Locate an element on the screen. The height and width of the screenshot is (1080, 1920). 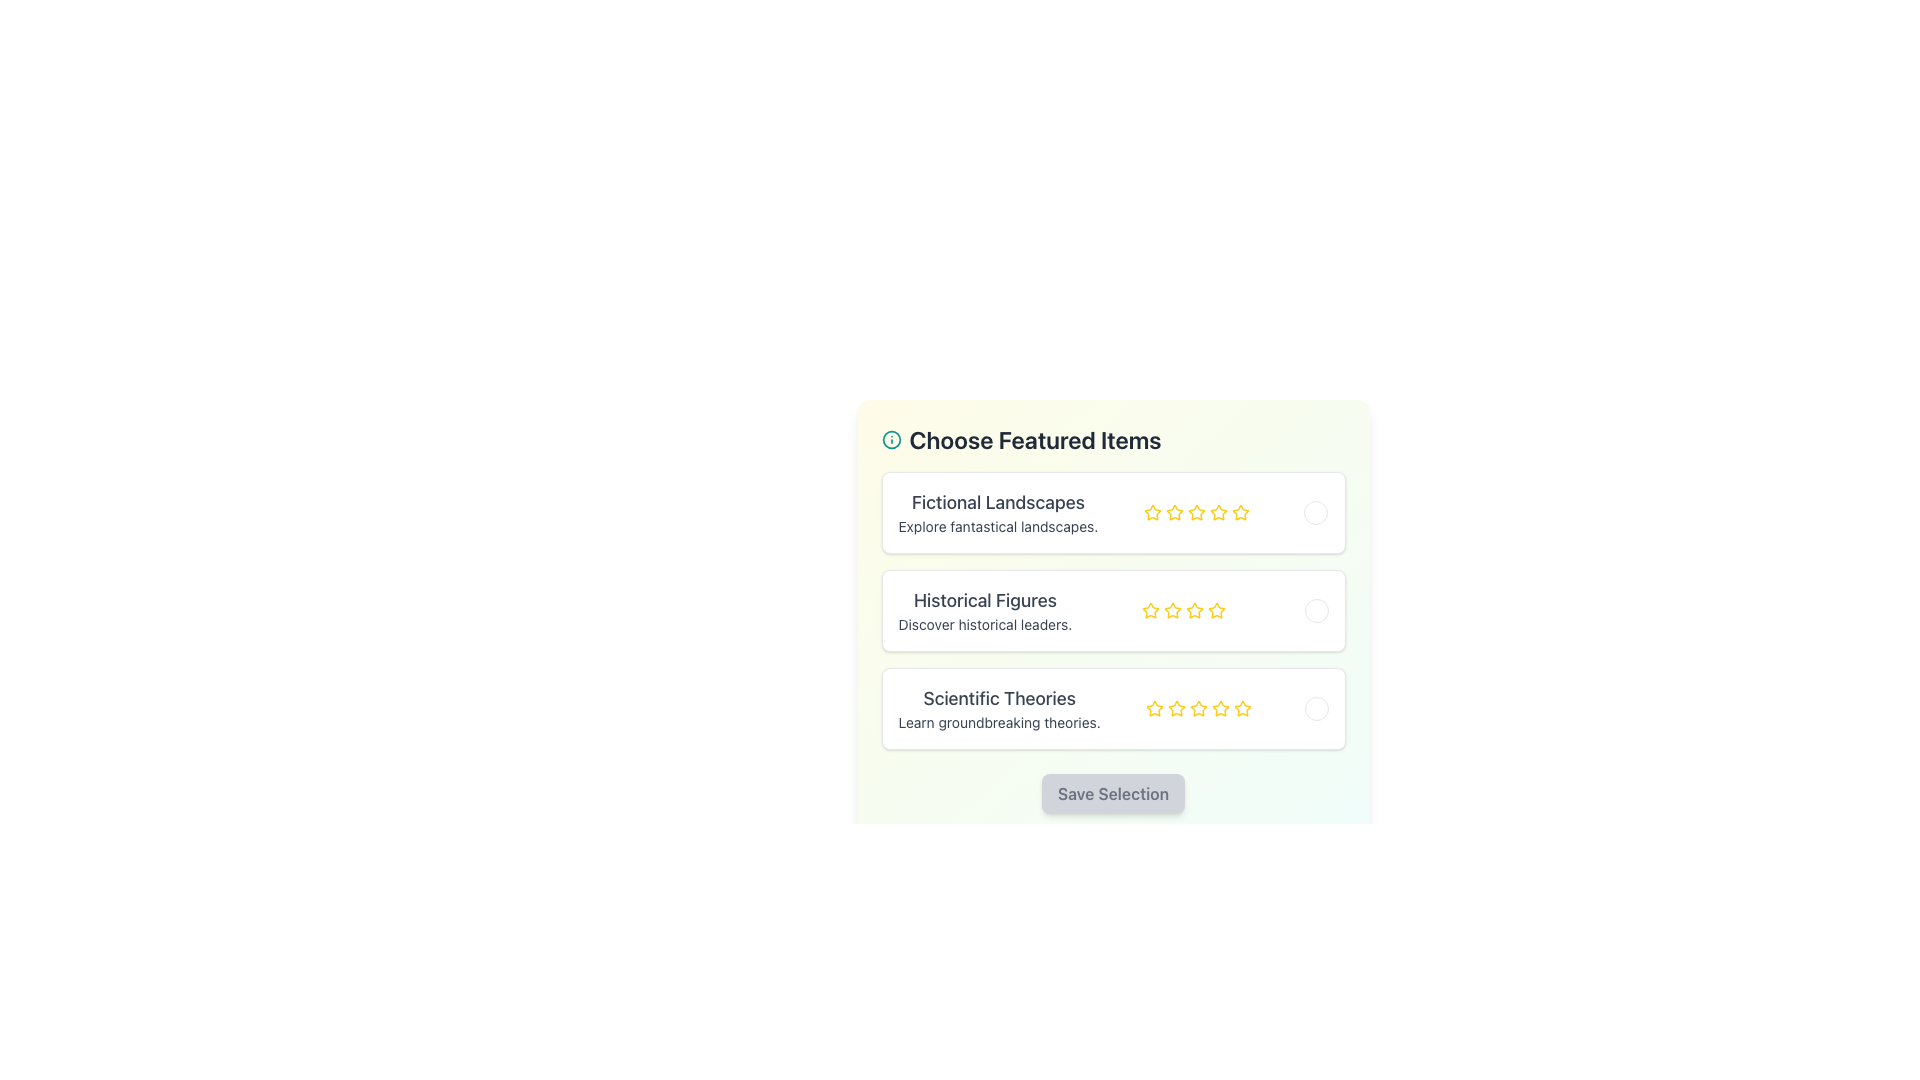
the text label that reads 'Discover historical leaders.' located in the second list item below the title 'Historical Figures.' is located at coordinates (985, 623).